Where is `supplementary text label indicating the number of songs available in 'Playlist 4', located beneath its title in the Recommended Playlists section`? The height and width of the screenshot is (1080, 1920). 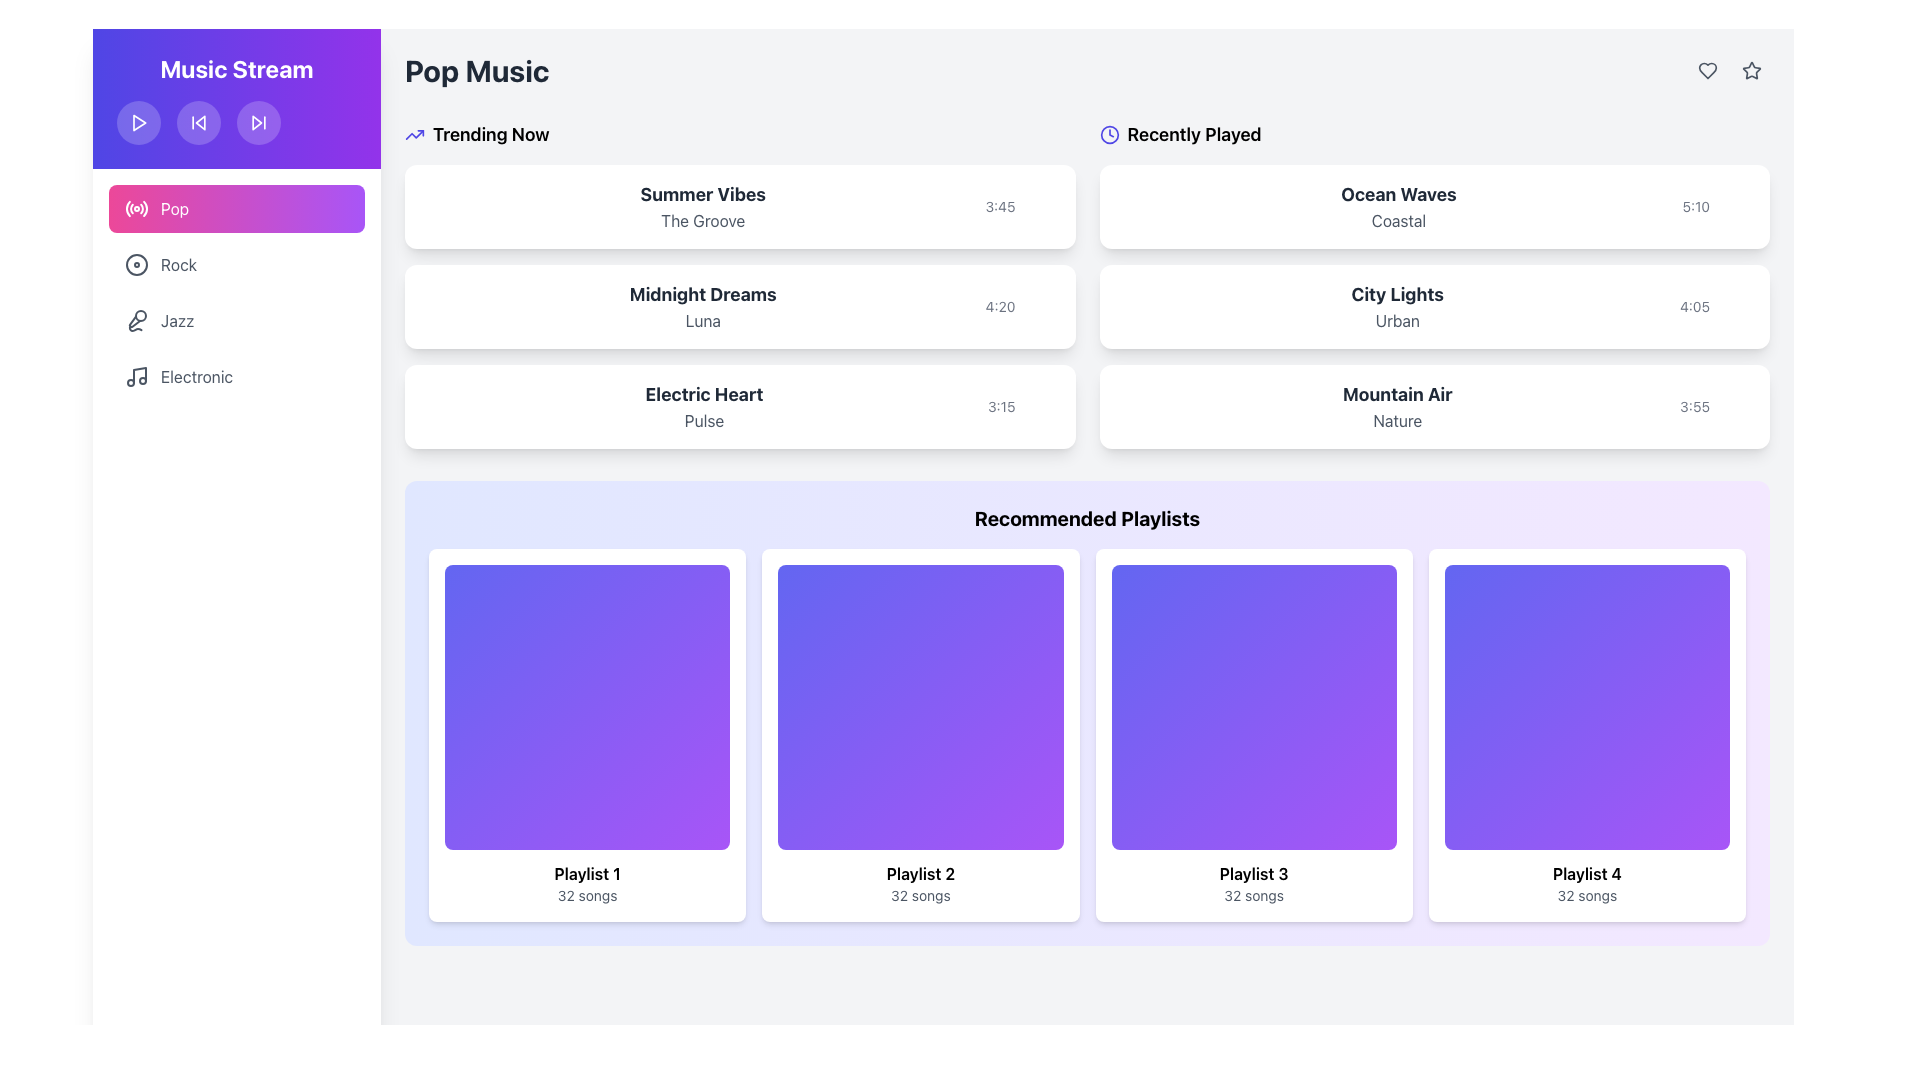 supplementary text label indicating the number of songs available in 'Playlist 4', located beneath its title in the Recommended Playlists section is located at coordinates (1586, 895).